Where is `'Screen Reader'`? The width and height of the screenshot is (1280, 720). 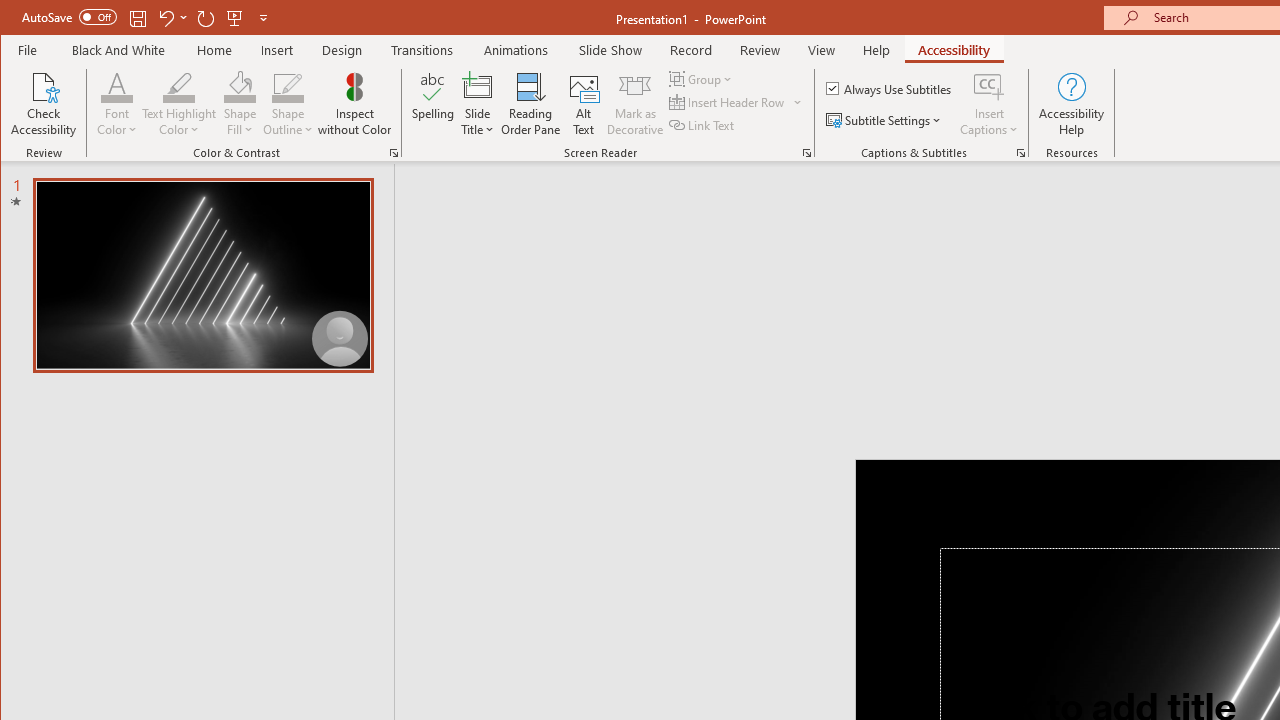
'Screen Reader' is located at coordinates (807, 152).